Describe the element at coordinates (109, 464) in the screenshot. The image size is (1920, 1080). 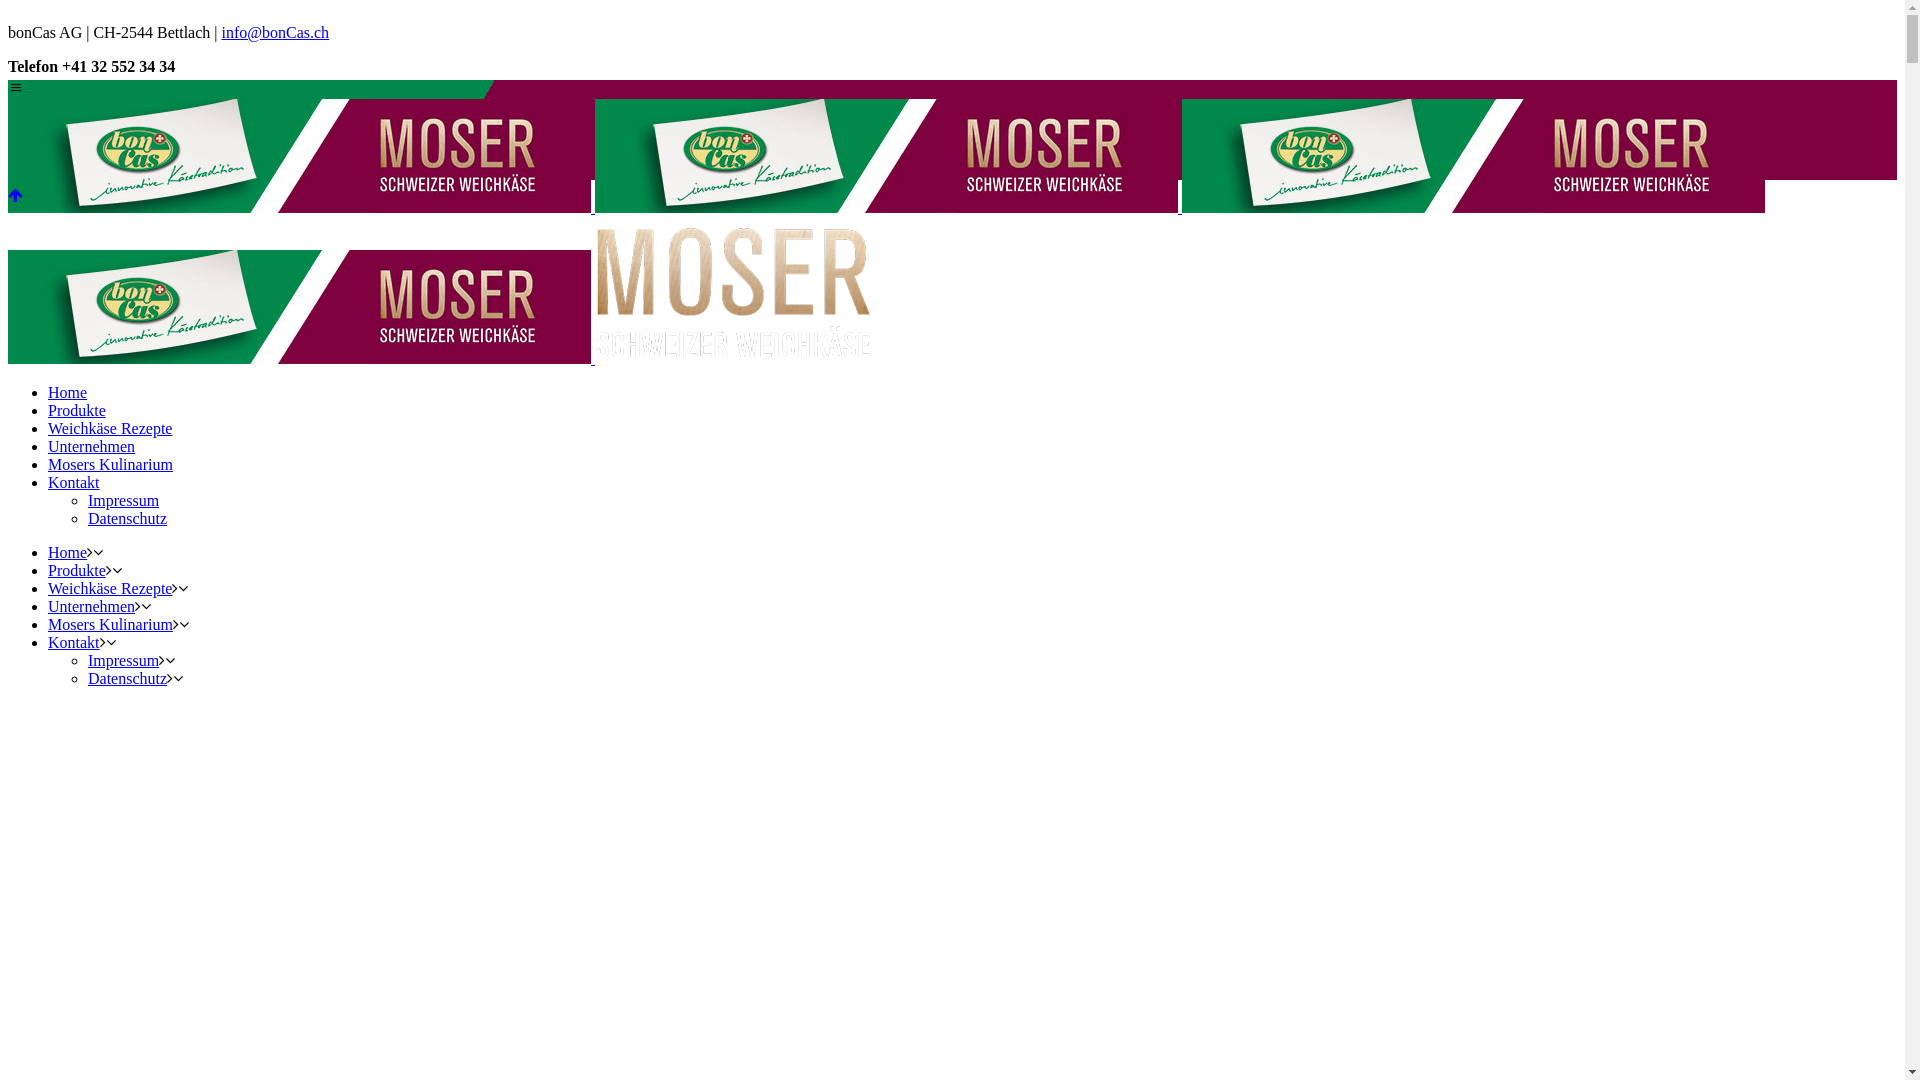
I see `'Mosers Kulinarium'` at that location.